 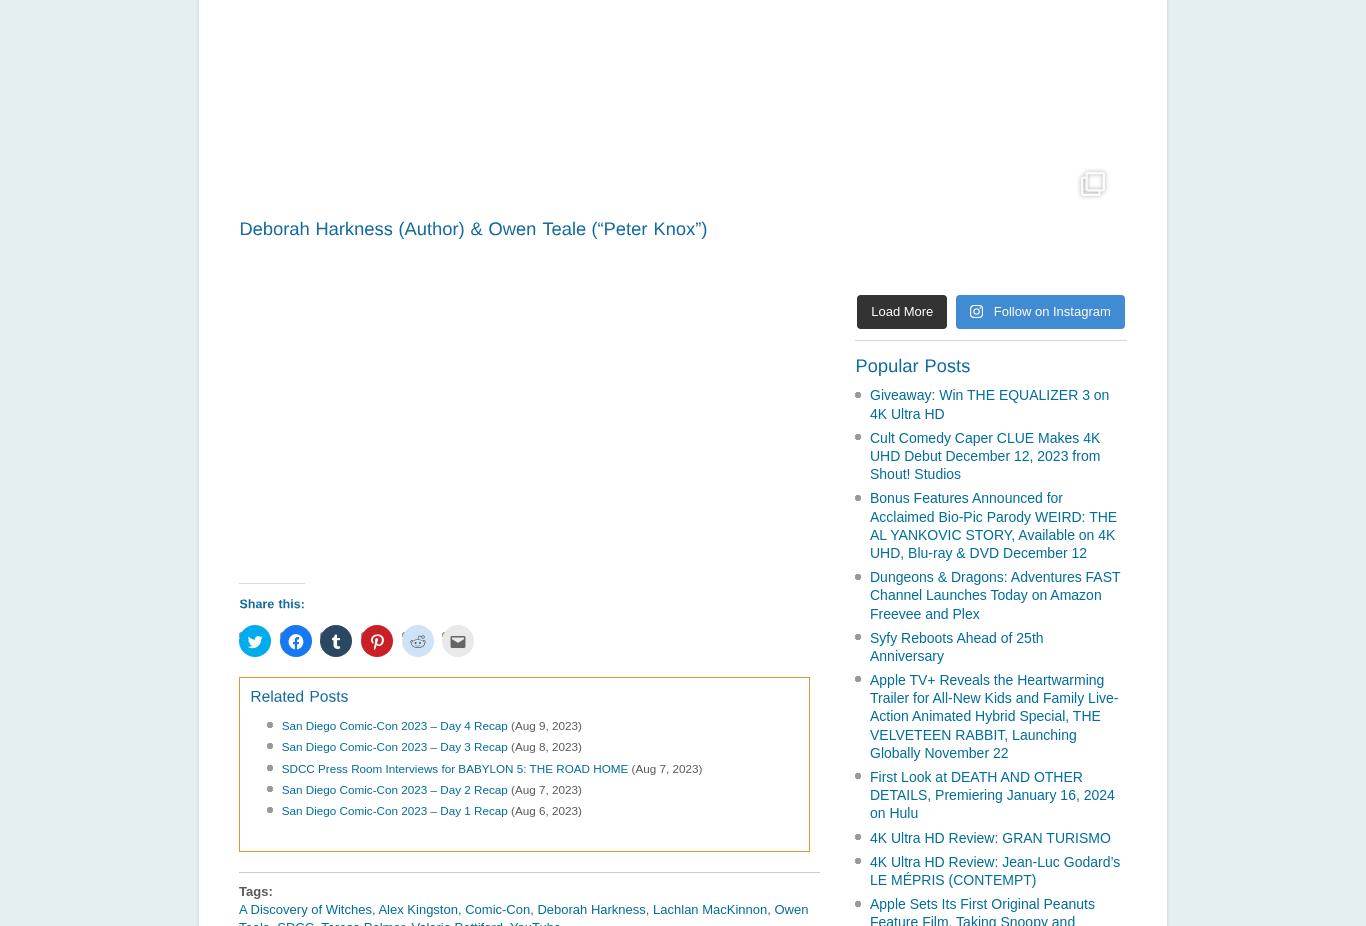 What do you see at coordinates (305, 908) in the screenshot?
I see `'A Discovery of Witches'` at bounding box center [305, 908].